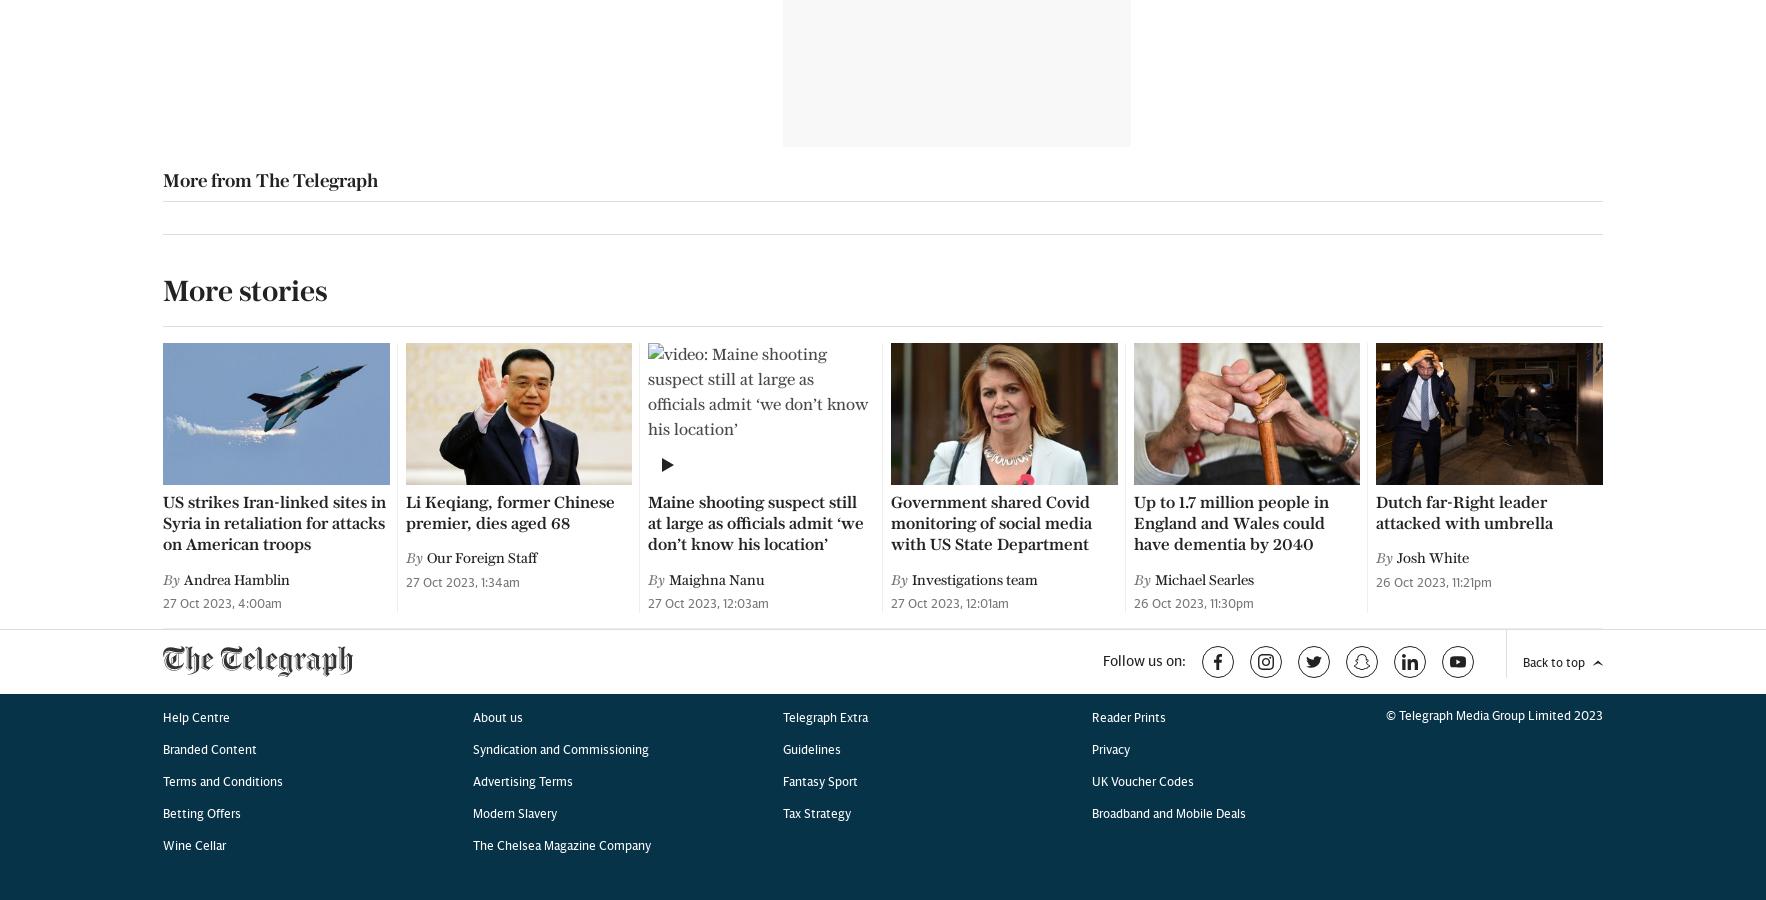  I want to click on 'Tax Strategy', so click(816, 162).